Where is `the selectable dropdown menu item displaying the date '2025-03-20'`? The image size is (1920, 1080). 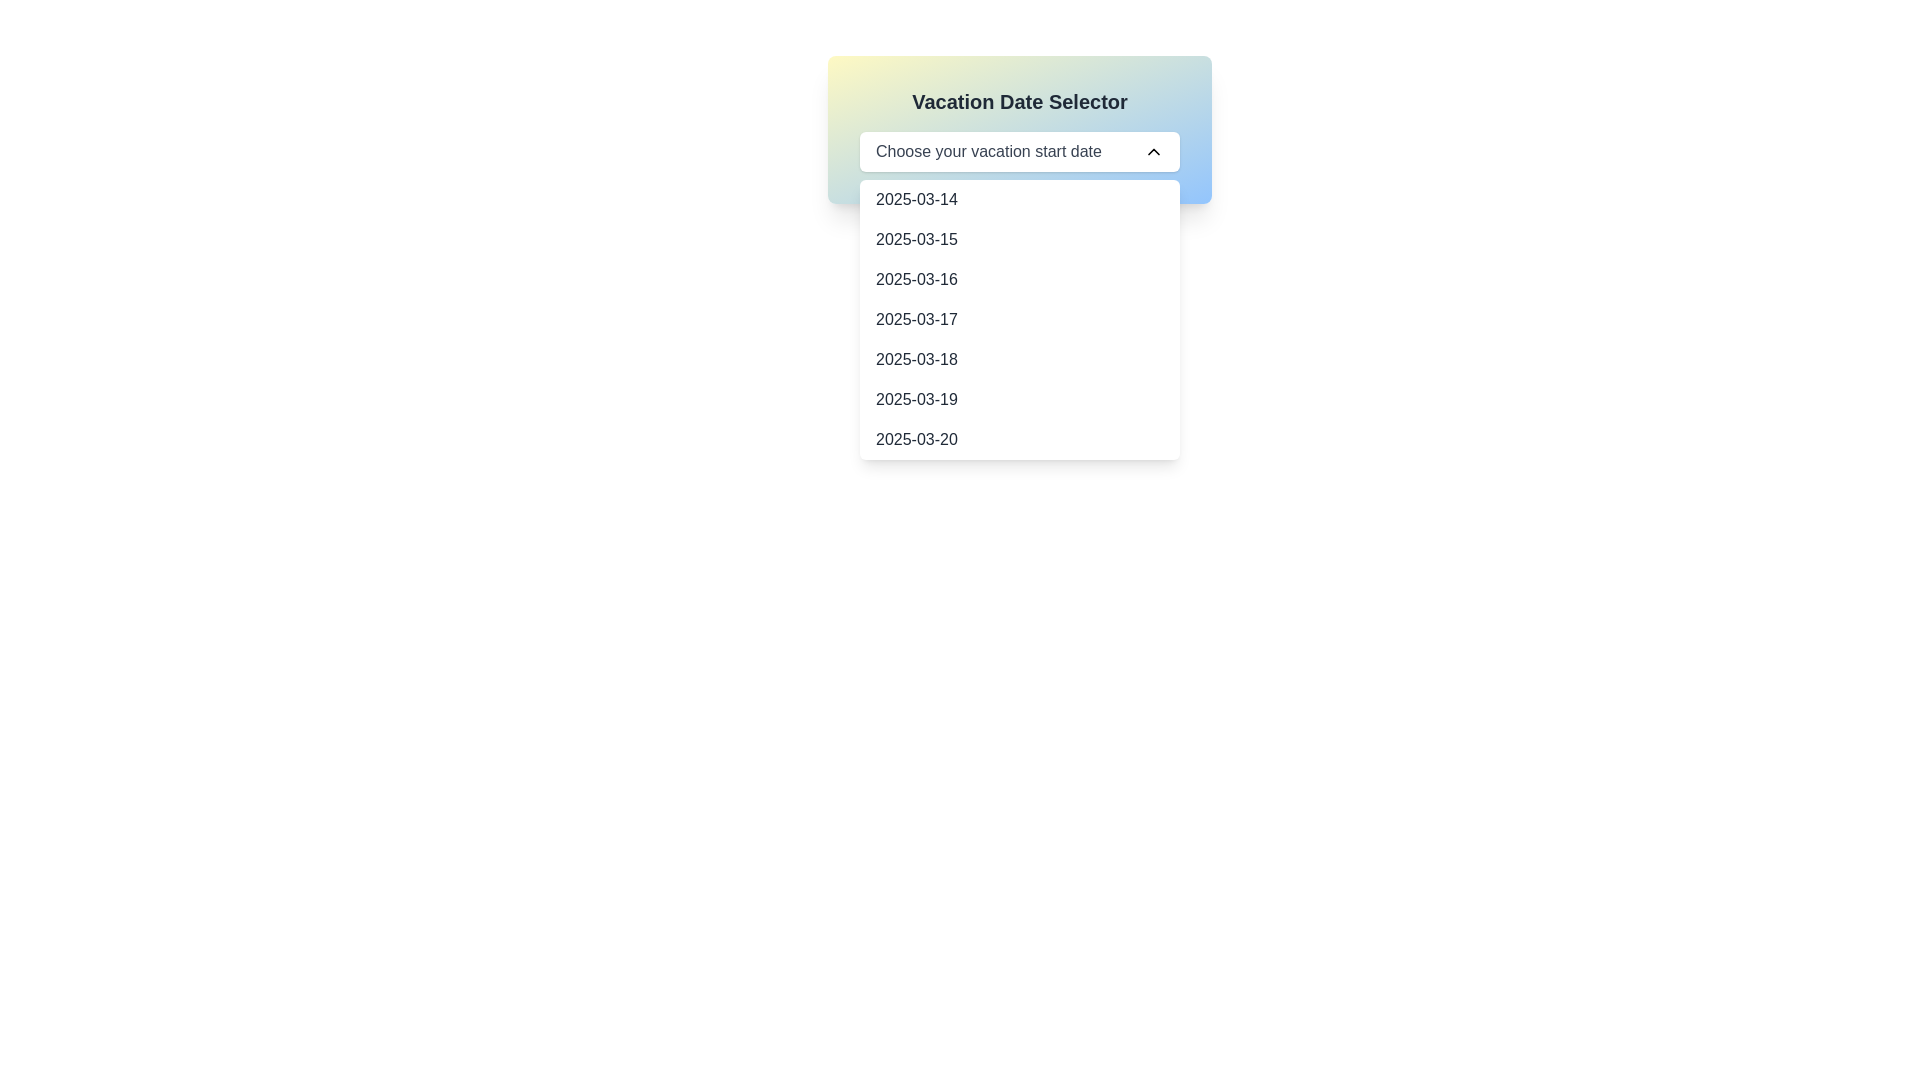
the selectable dropdown menu item displaying the date '2025-03-20' is located at coordinates (915, 438).